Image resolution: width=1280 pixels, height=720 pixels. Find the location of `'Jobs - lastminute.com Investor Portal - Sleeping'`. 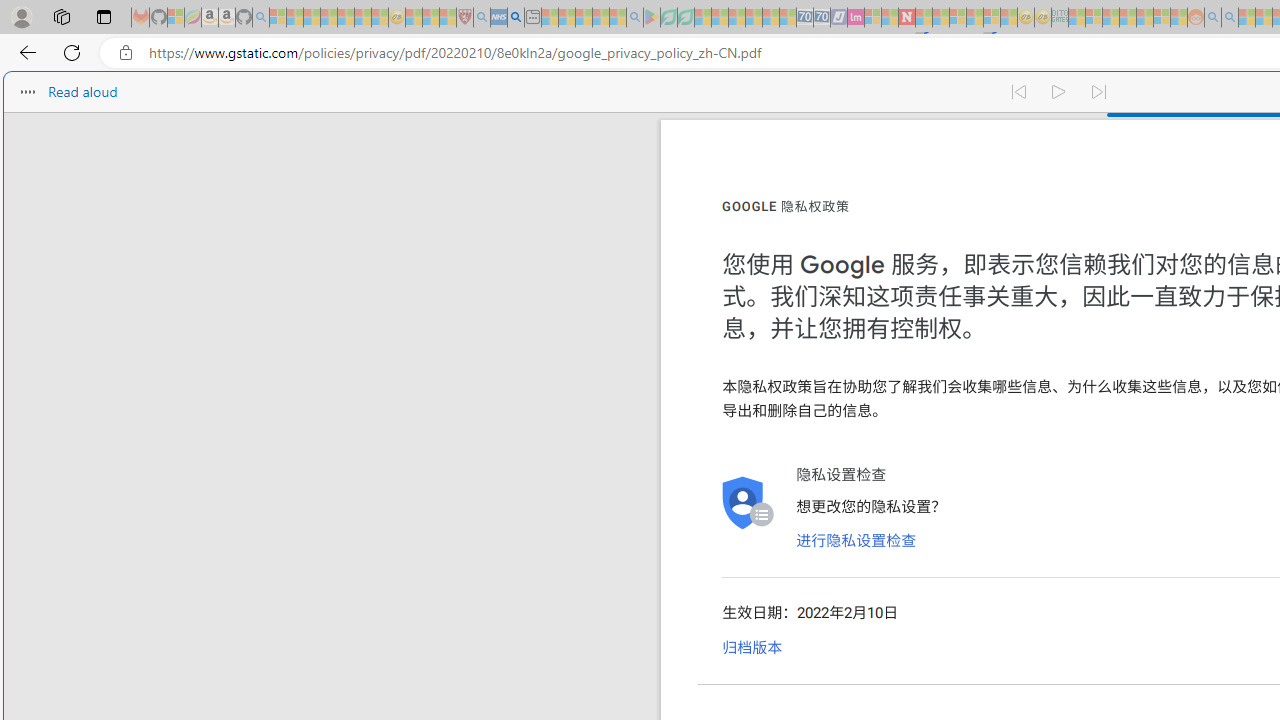

'Jobs - lastminute.com Investor Portal - Sleeping' is located at coordinates (855, 17).